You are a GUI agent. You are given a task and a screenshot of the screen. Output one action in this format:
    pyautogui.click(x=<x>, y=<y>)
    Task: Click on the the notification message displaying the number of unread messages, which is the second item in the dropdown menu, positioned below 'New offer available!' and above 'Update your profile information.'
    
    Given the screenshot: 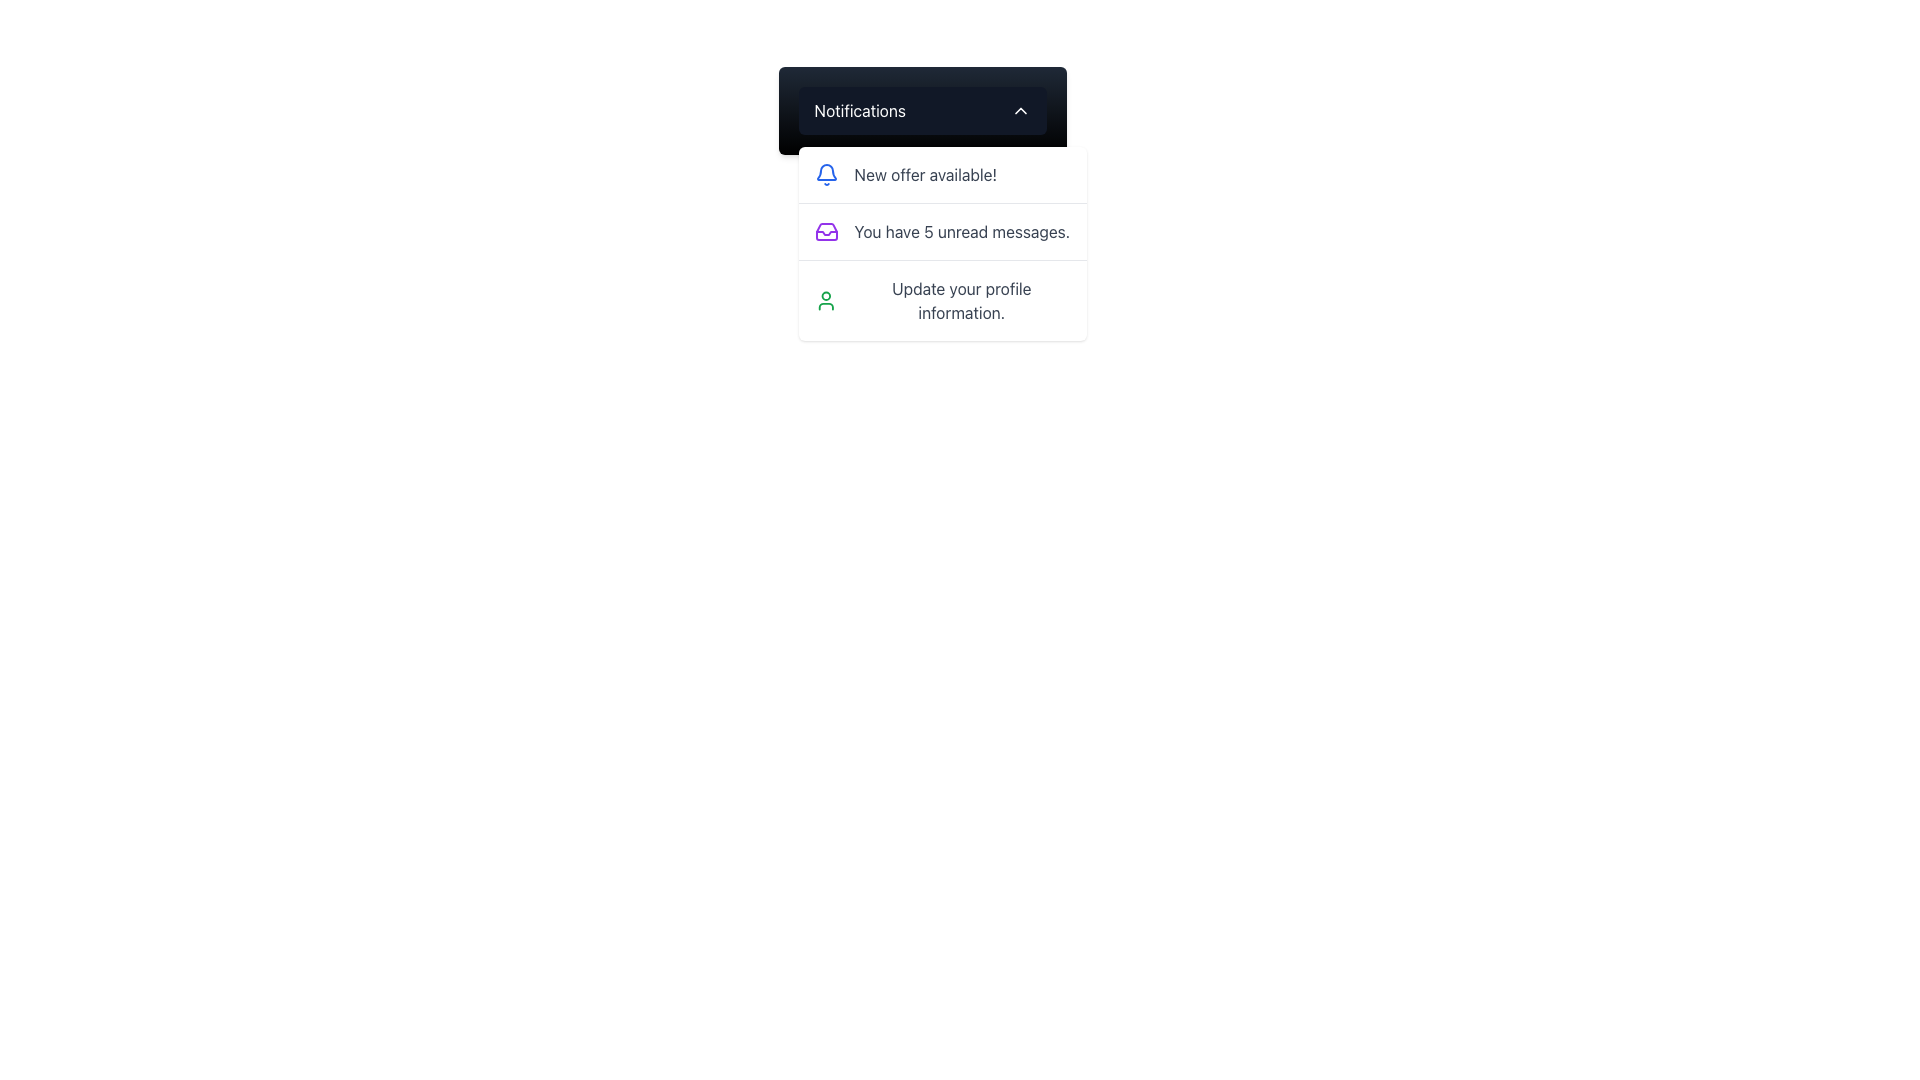 What is the action you would take?
    pyautogui.click(x=941, y=230)
    